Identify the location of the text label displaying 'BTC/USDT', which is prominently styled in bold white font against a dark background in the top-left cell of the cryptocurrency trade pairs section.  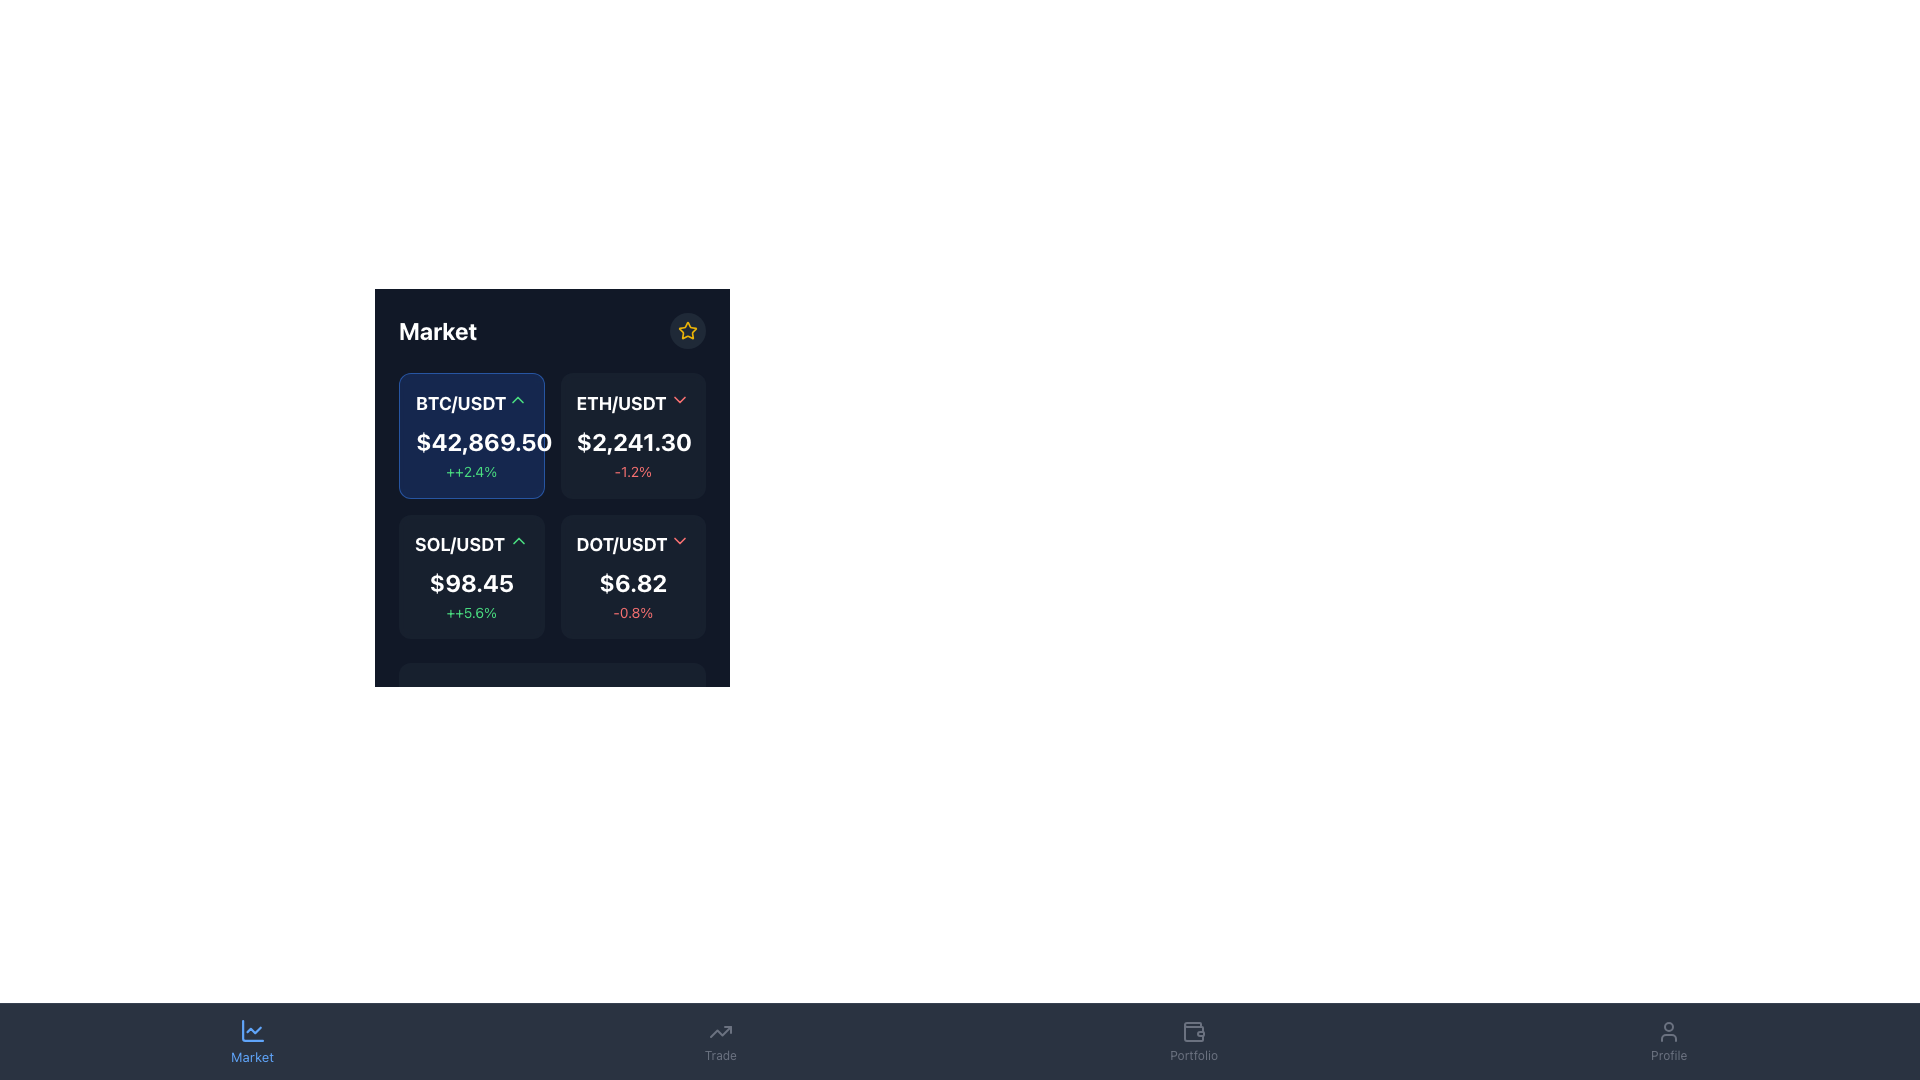
(460, 404).